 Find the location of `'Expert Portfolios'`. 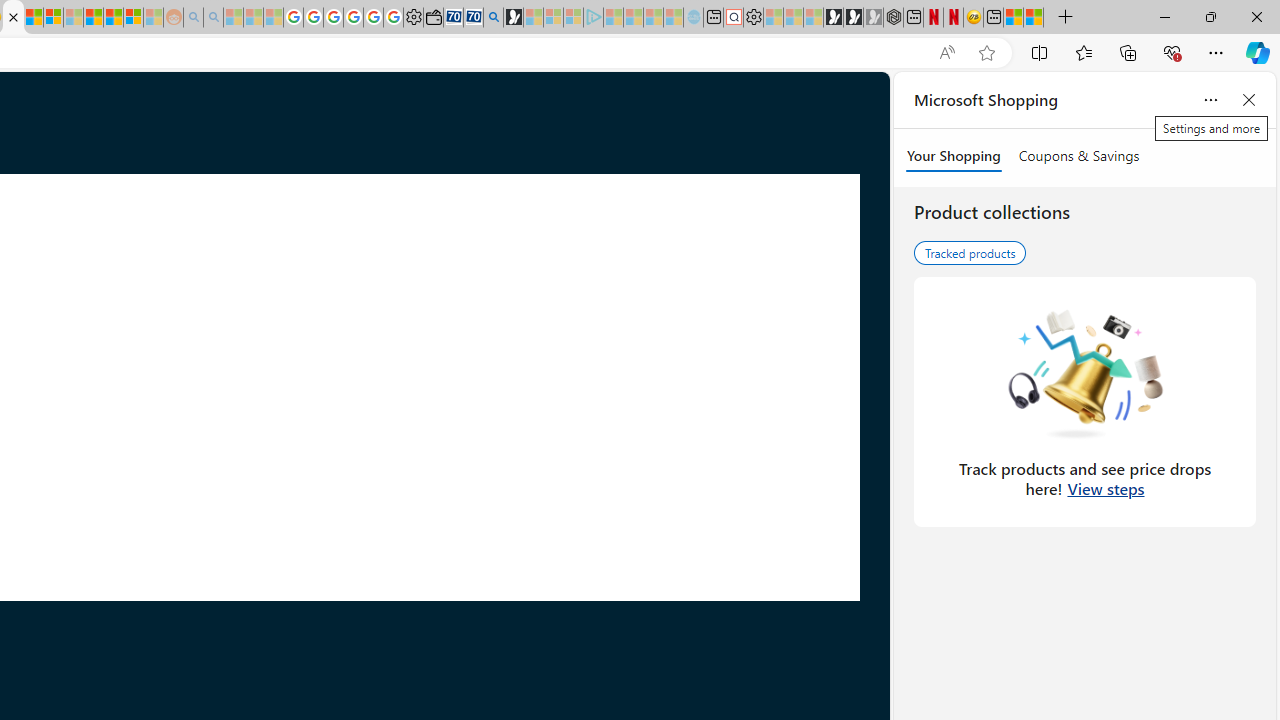

'Expert Portfolios' is located at coordinates (93, 17).